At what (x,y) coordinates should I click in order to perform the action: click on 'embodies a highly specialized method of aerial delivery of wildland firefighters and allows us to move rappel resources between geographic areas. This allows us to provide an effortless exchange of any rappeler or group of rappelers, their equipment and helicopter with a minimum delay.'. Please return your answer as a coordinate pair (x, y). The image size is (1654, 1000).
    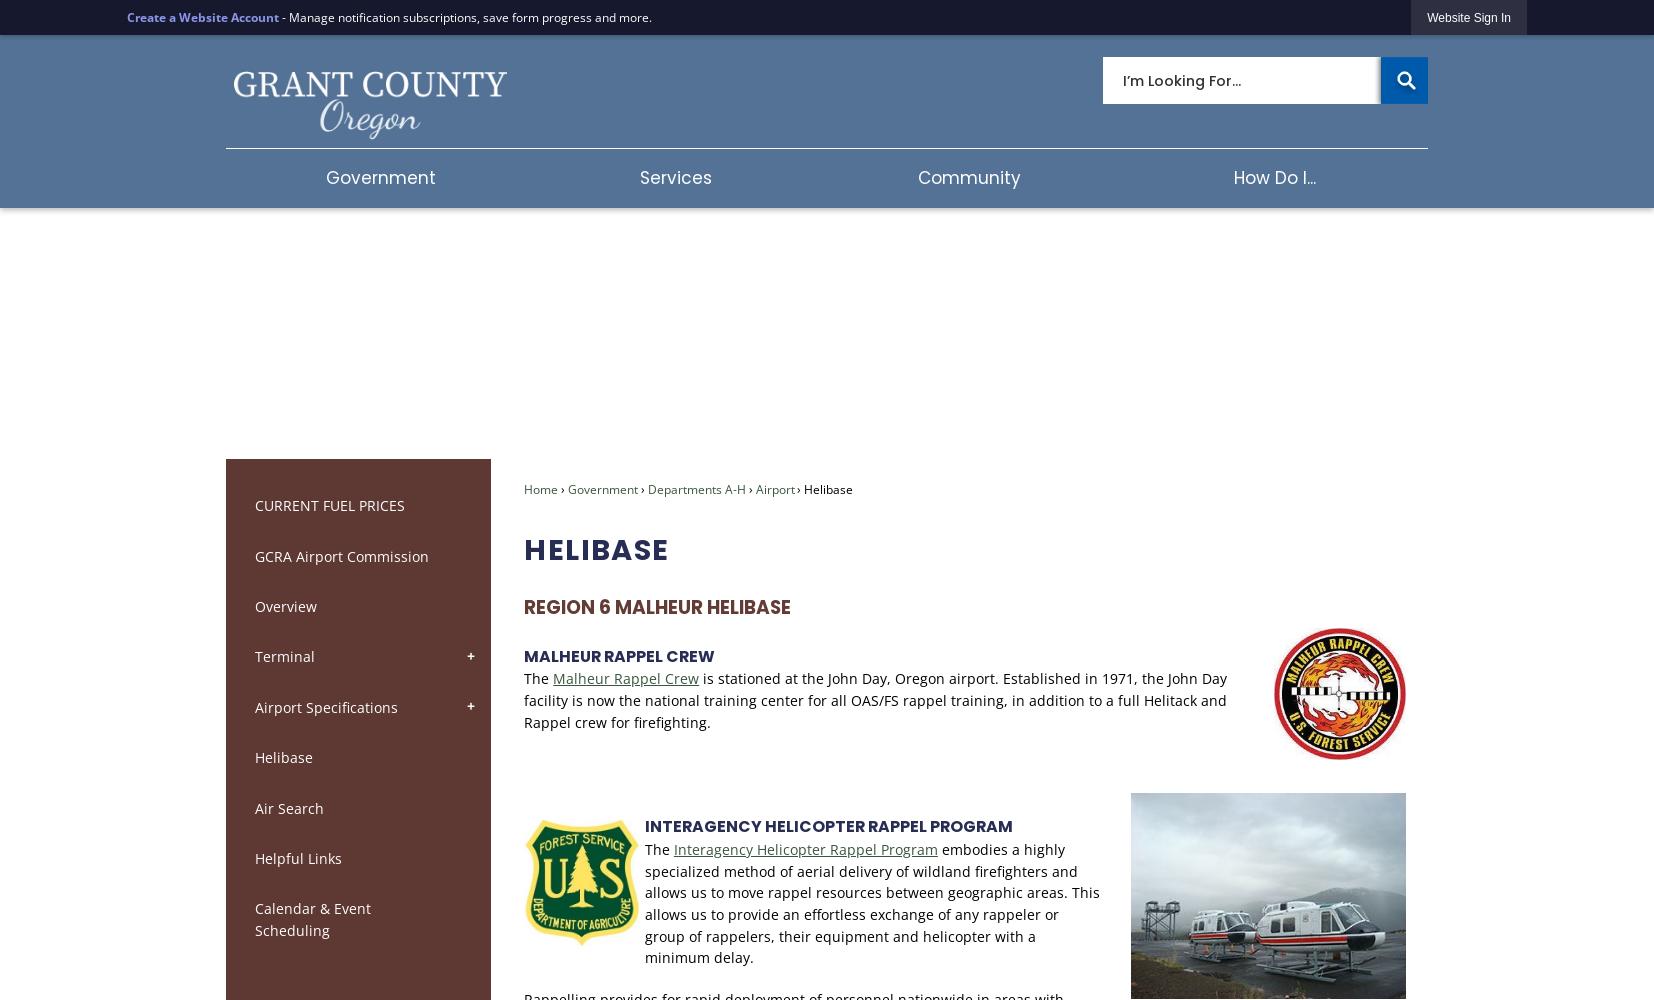
    Looking at the image, I should click on (870, 903).